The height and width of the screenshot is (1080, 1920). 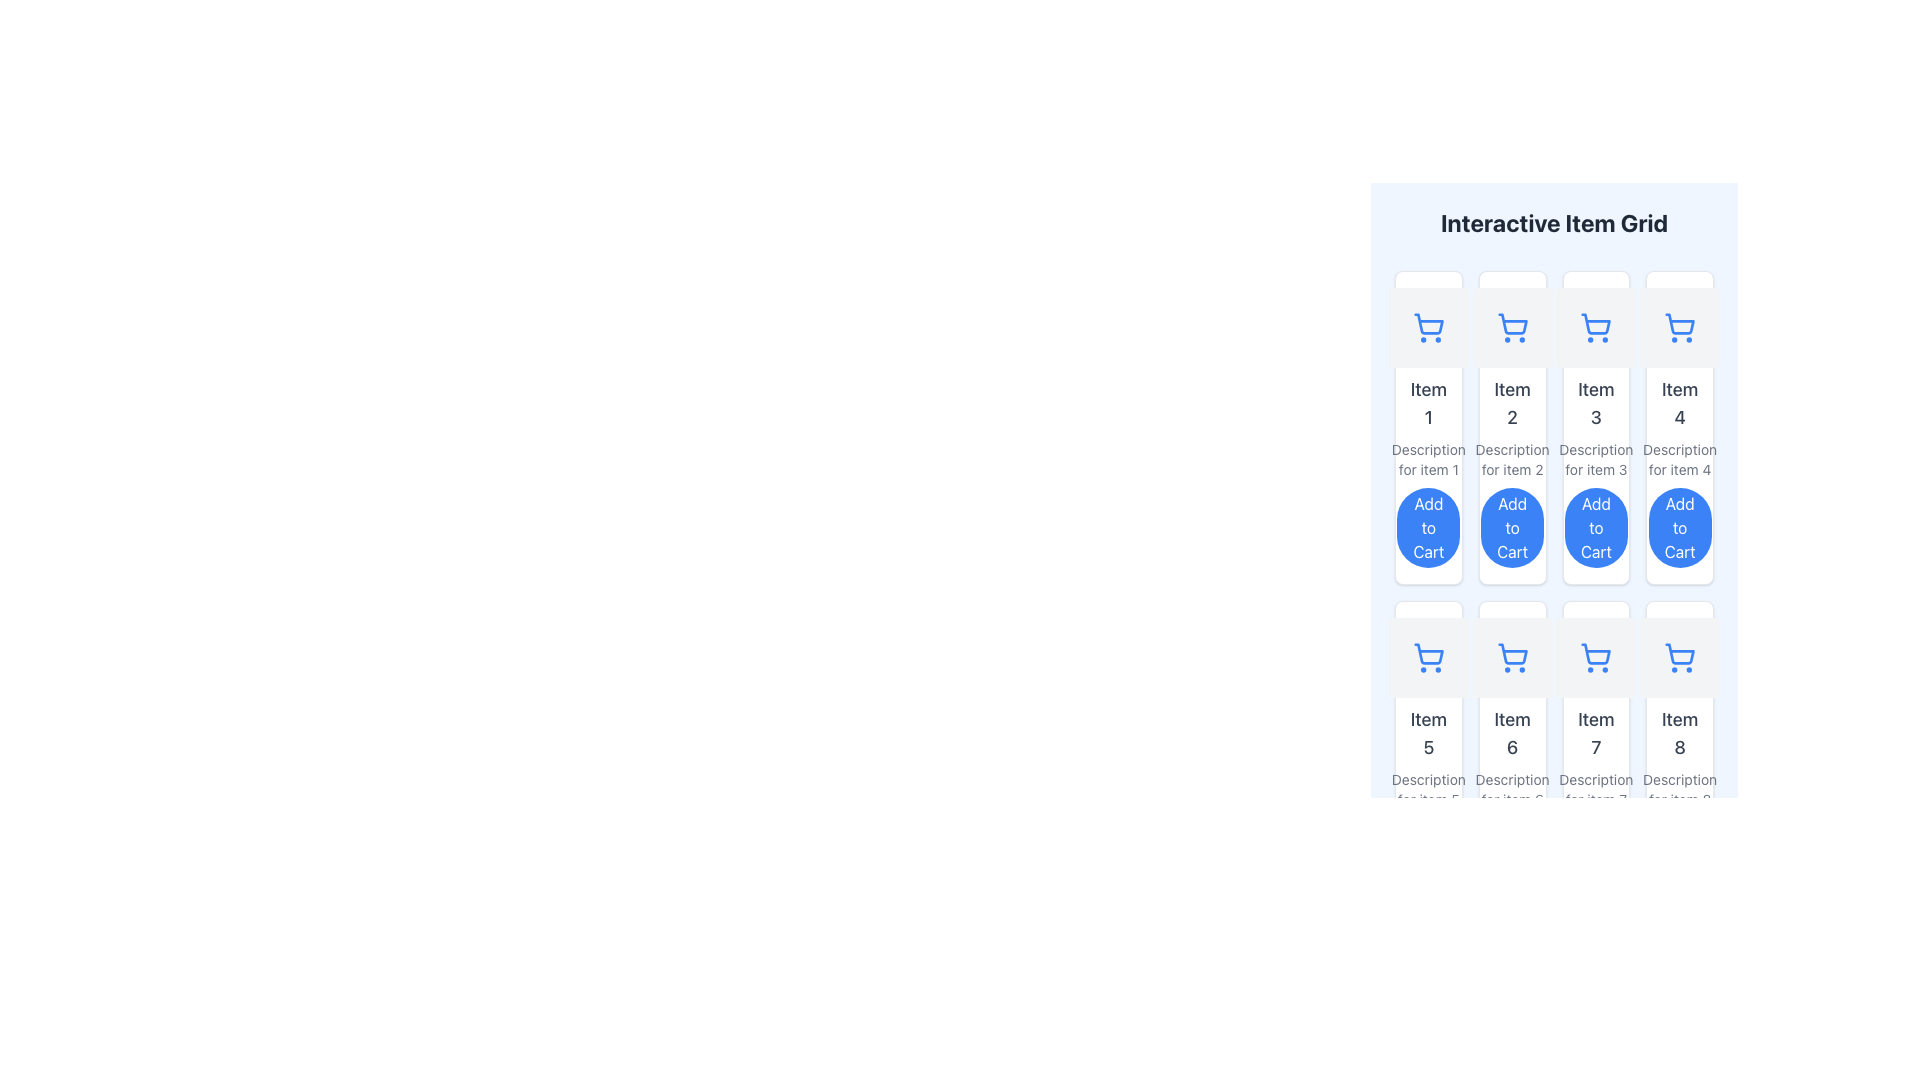 What do you see at coordinates (1427, 326) in the screenshot?
I see `the blue shopping cart icon located at the top of the 'Item 1' card in the first column of the grid layout` at bounding box center [1427, 326].